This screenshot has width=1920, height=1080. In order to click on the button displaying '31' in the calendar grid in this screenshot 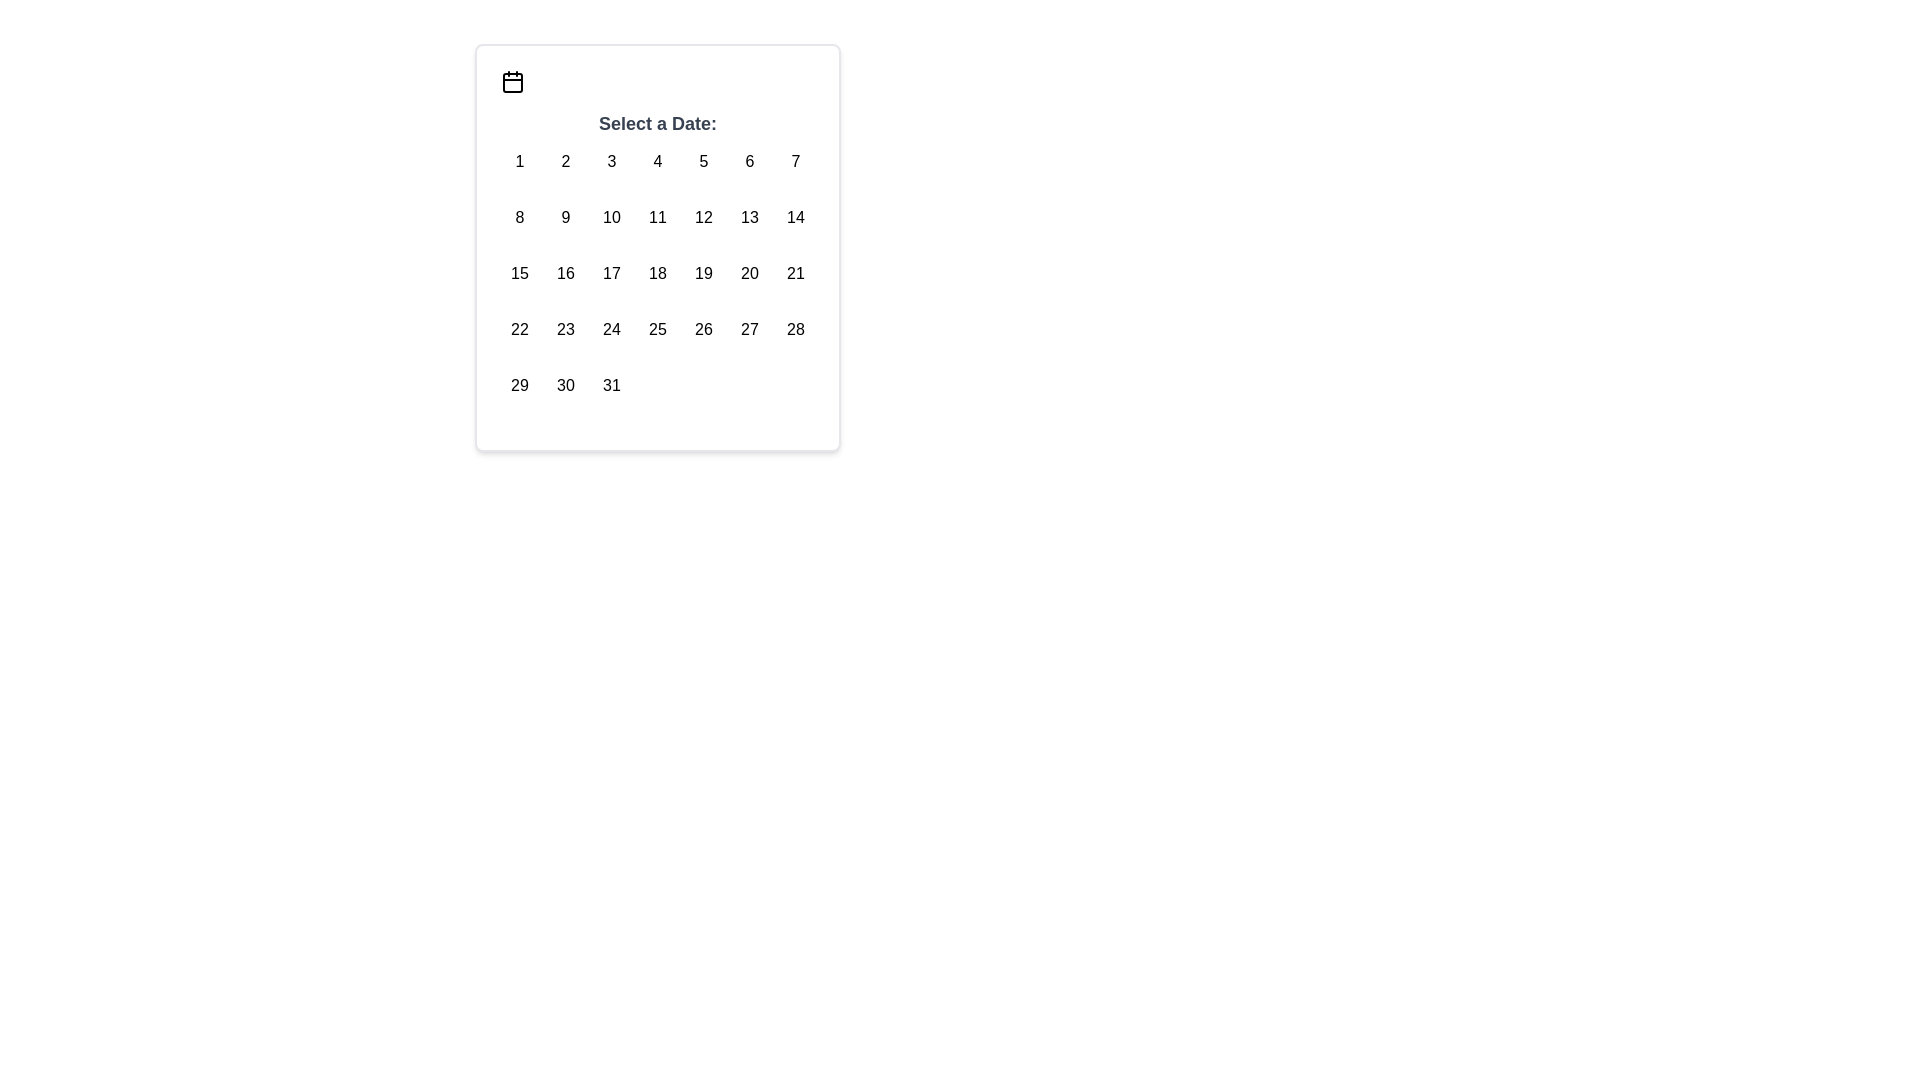, I will do `click(611, 385)`.